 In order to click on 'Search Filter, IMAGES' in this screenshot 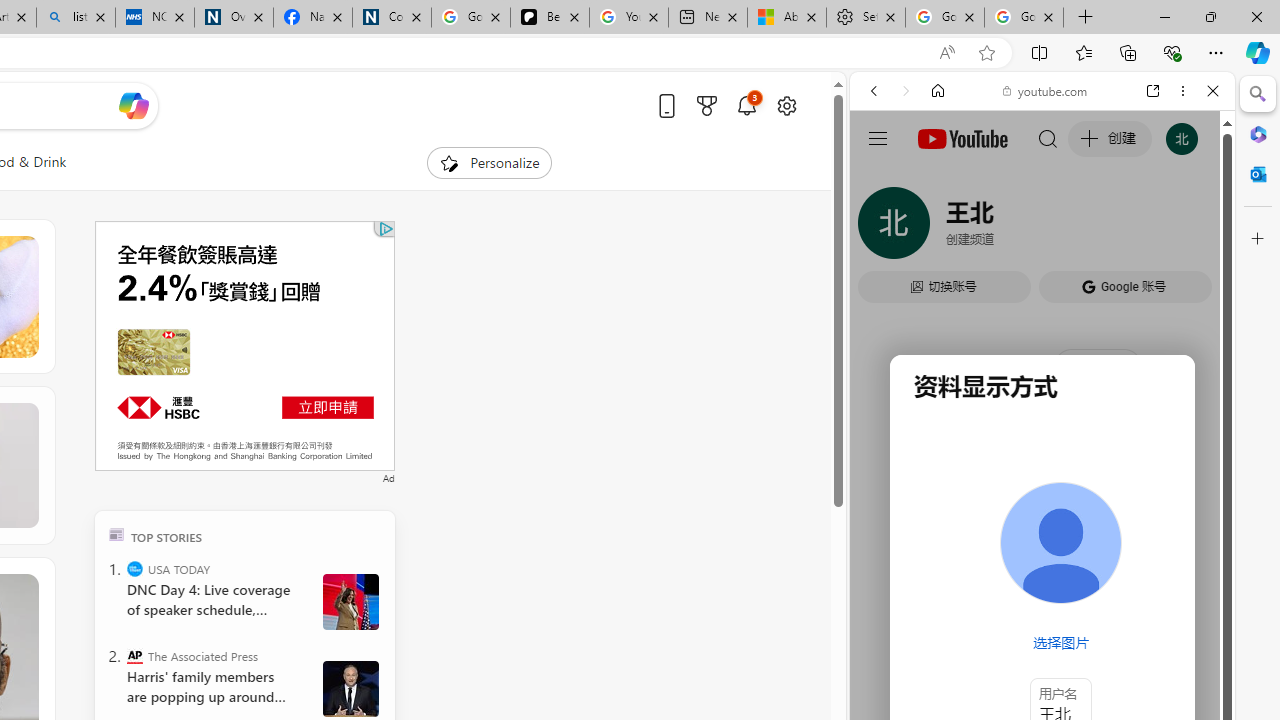, I will do `click(939, 227)`.